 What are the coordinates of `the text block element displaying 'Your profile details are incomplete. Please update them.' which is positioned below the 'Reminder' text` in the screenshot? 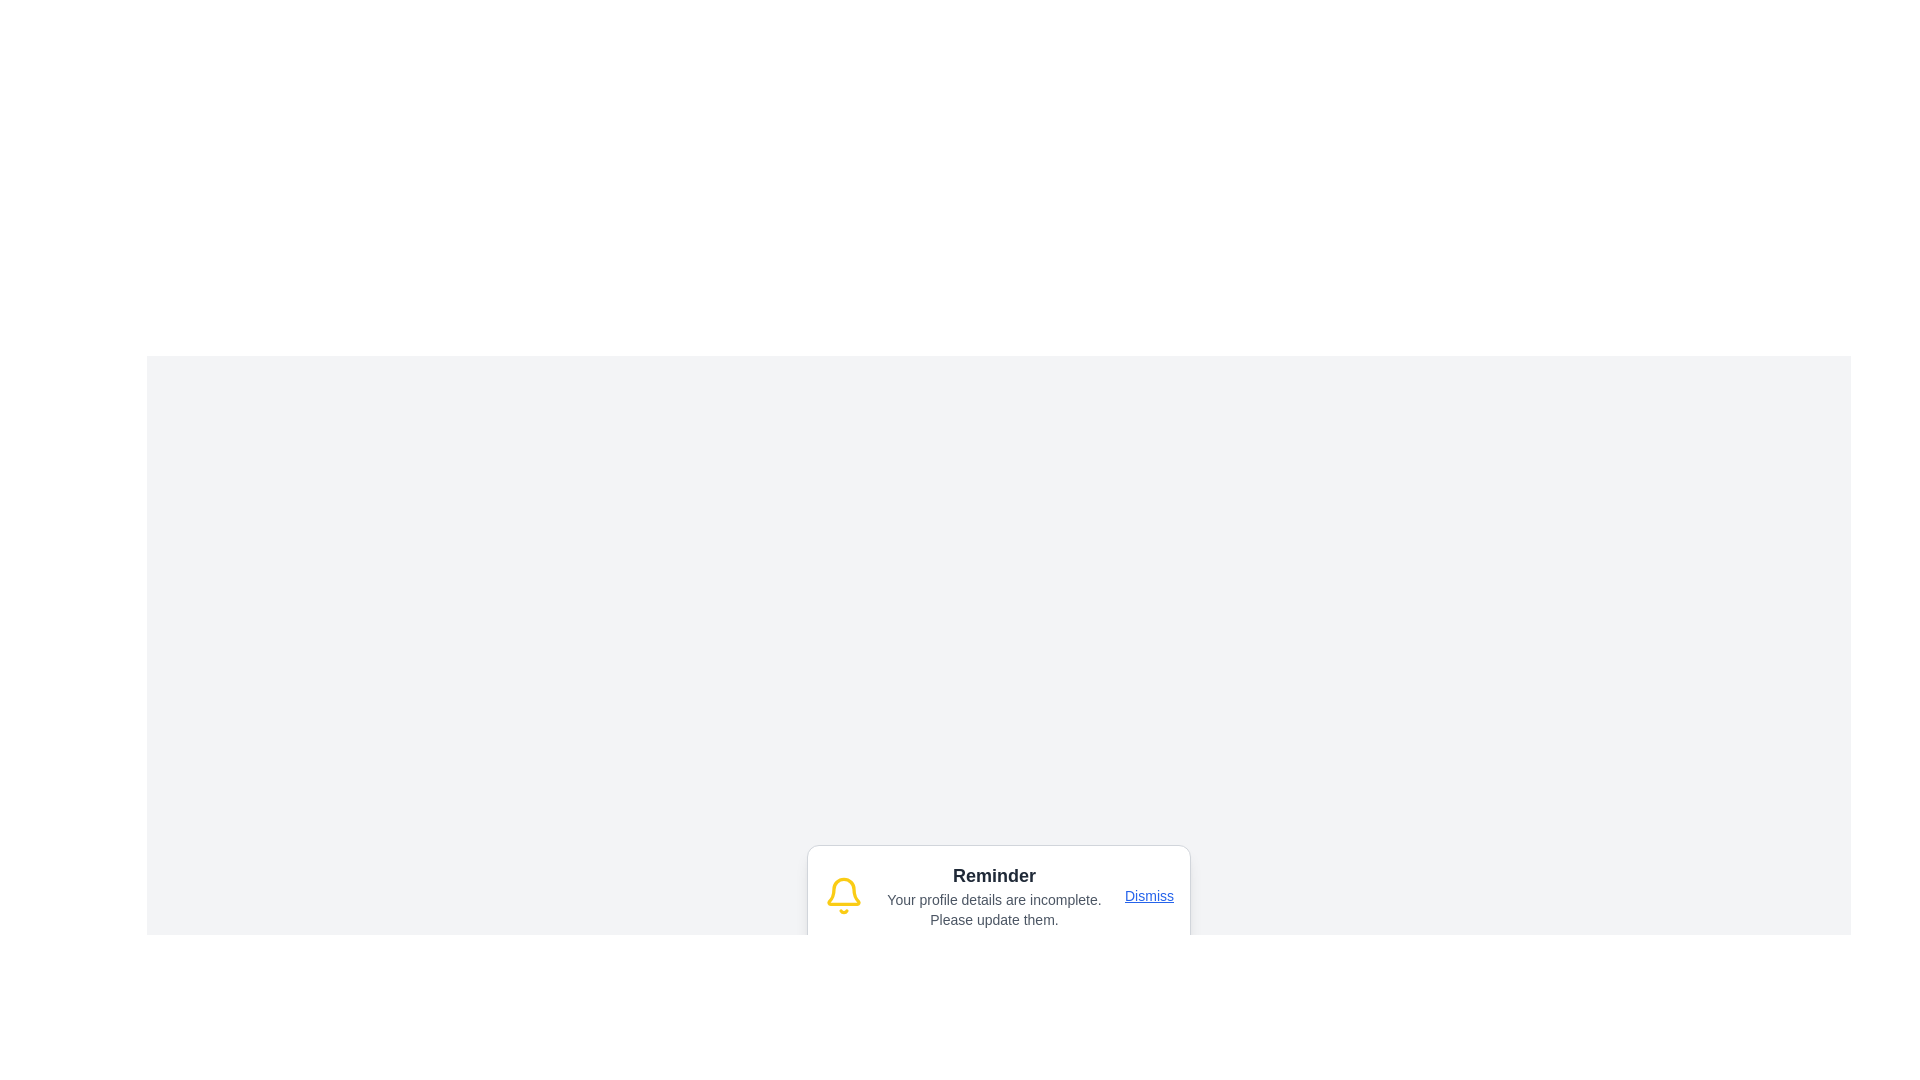 It's located at (994, 910).